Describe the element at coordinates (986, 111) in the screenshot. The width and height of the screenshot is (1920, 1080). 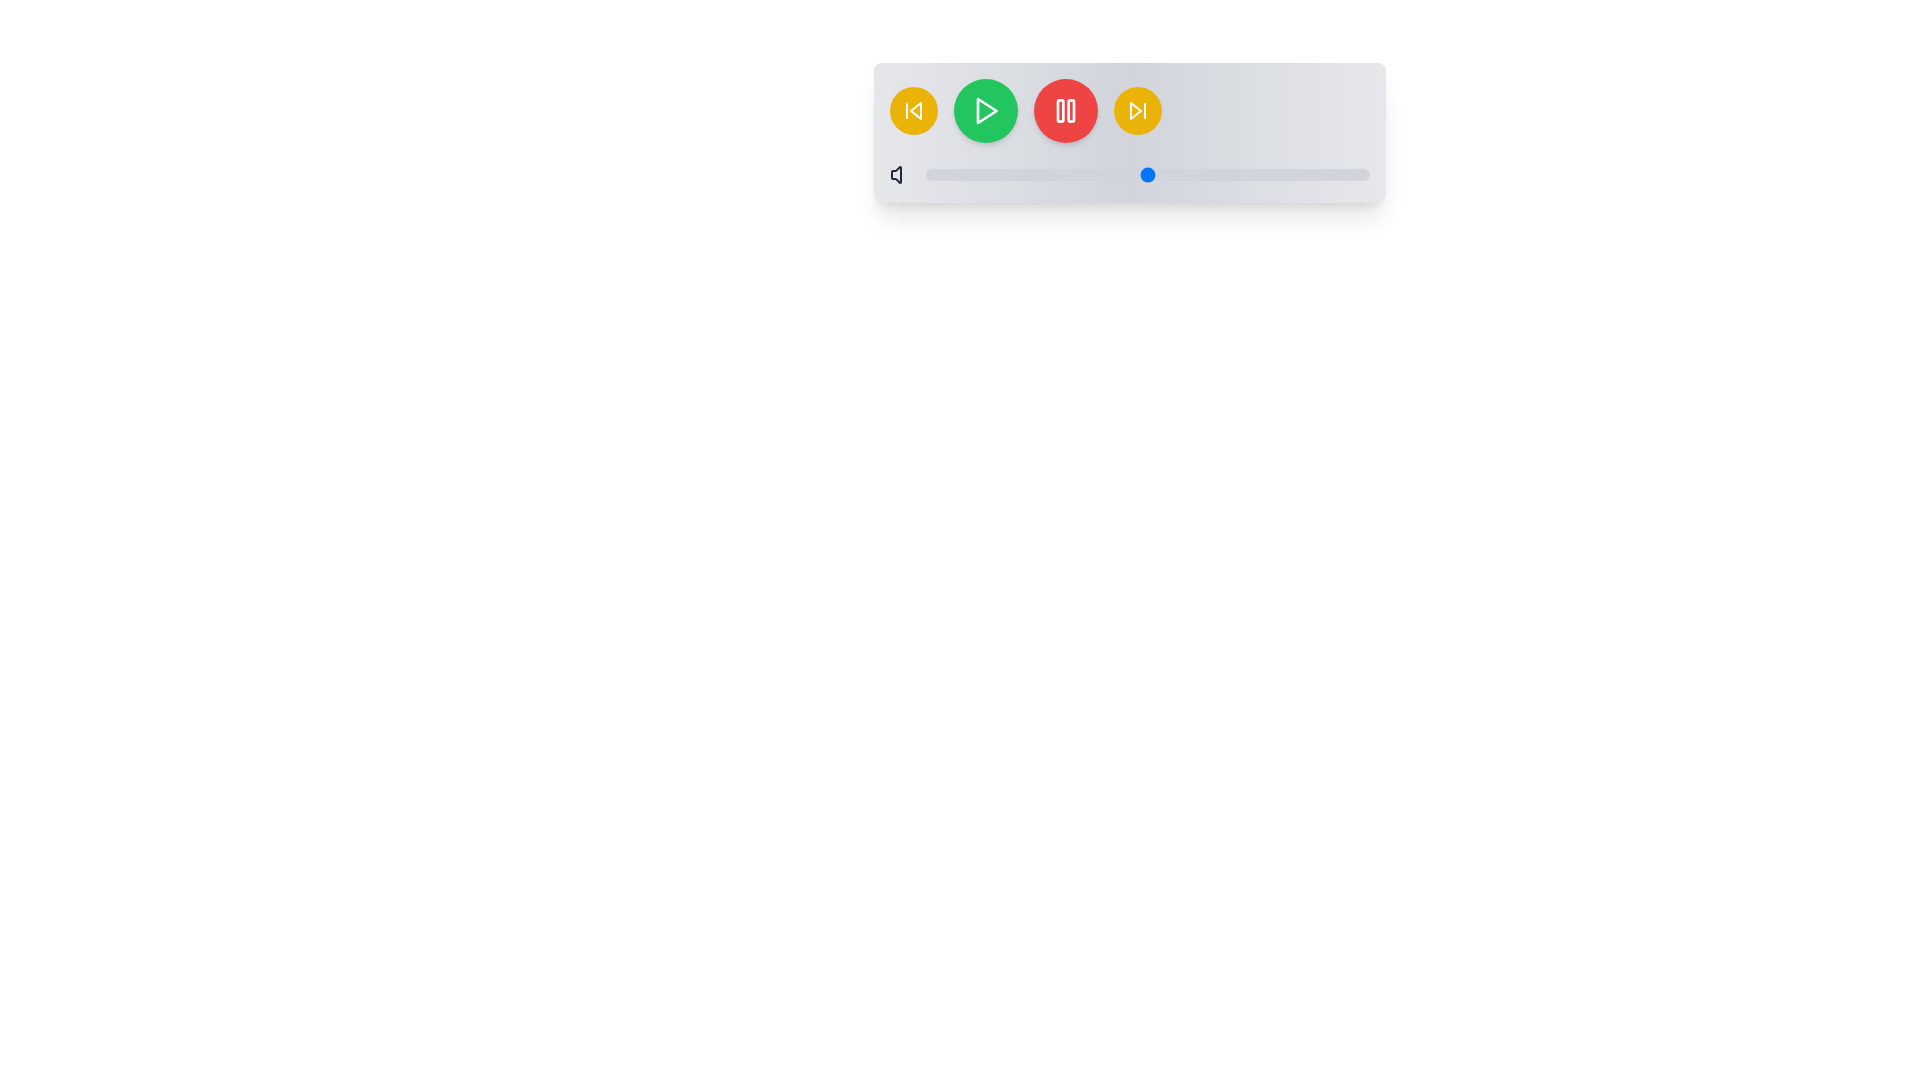
I see `the green triangular play button located on the audio control interface` at that location.